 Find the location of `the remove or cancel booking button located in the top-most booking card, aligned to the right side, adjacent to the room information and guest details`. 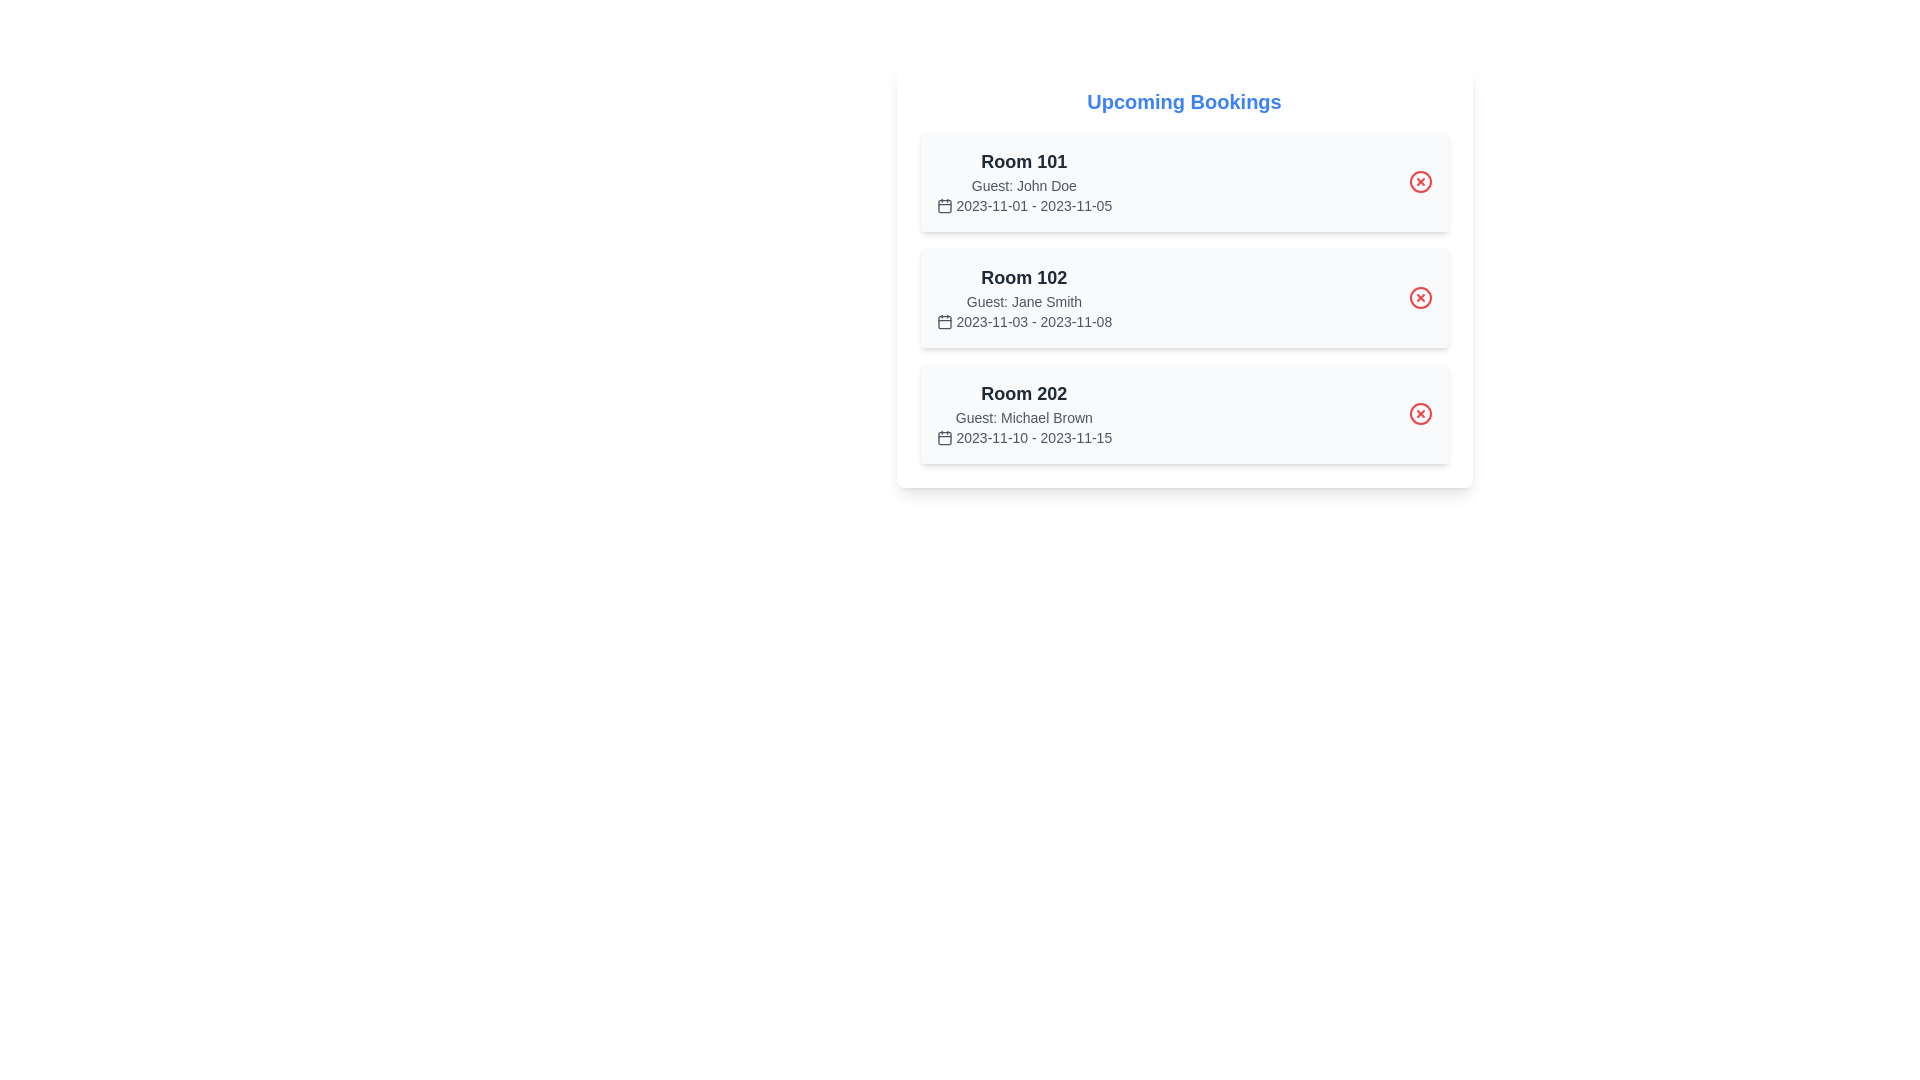

the remove or cancel booking button located in the top-most booking card, aligned to the right side, adjacent to the room information and guest details is located at coordinates (1419, 181).